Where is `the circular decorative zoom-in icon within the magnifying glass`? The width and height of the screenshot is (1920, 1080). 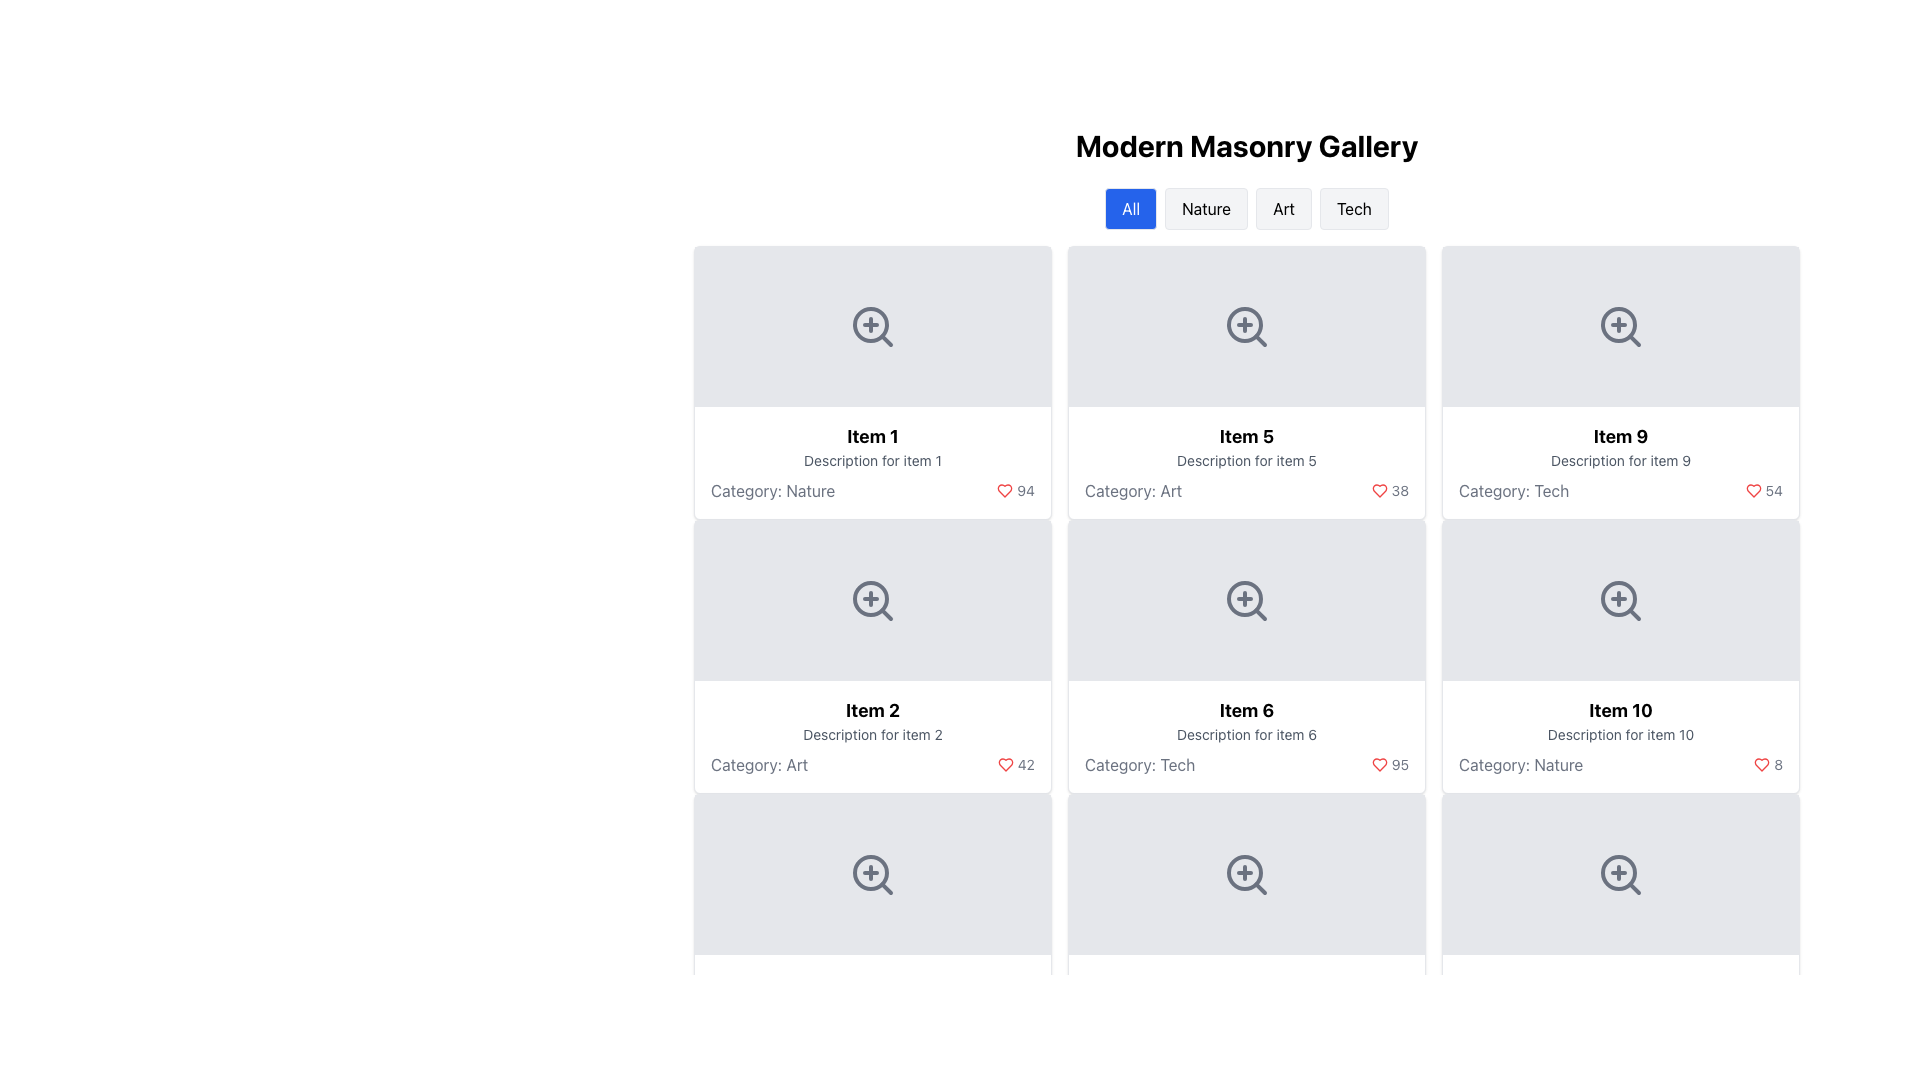
the circular decorative zoom-in icon within the magnifying glass is located at coordinates (1243, 597).